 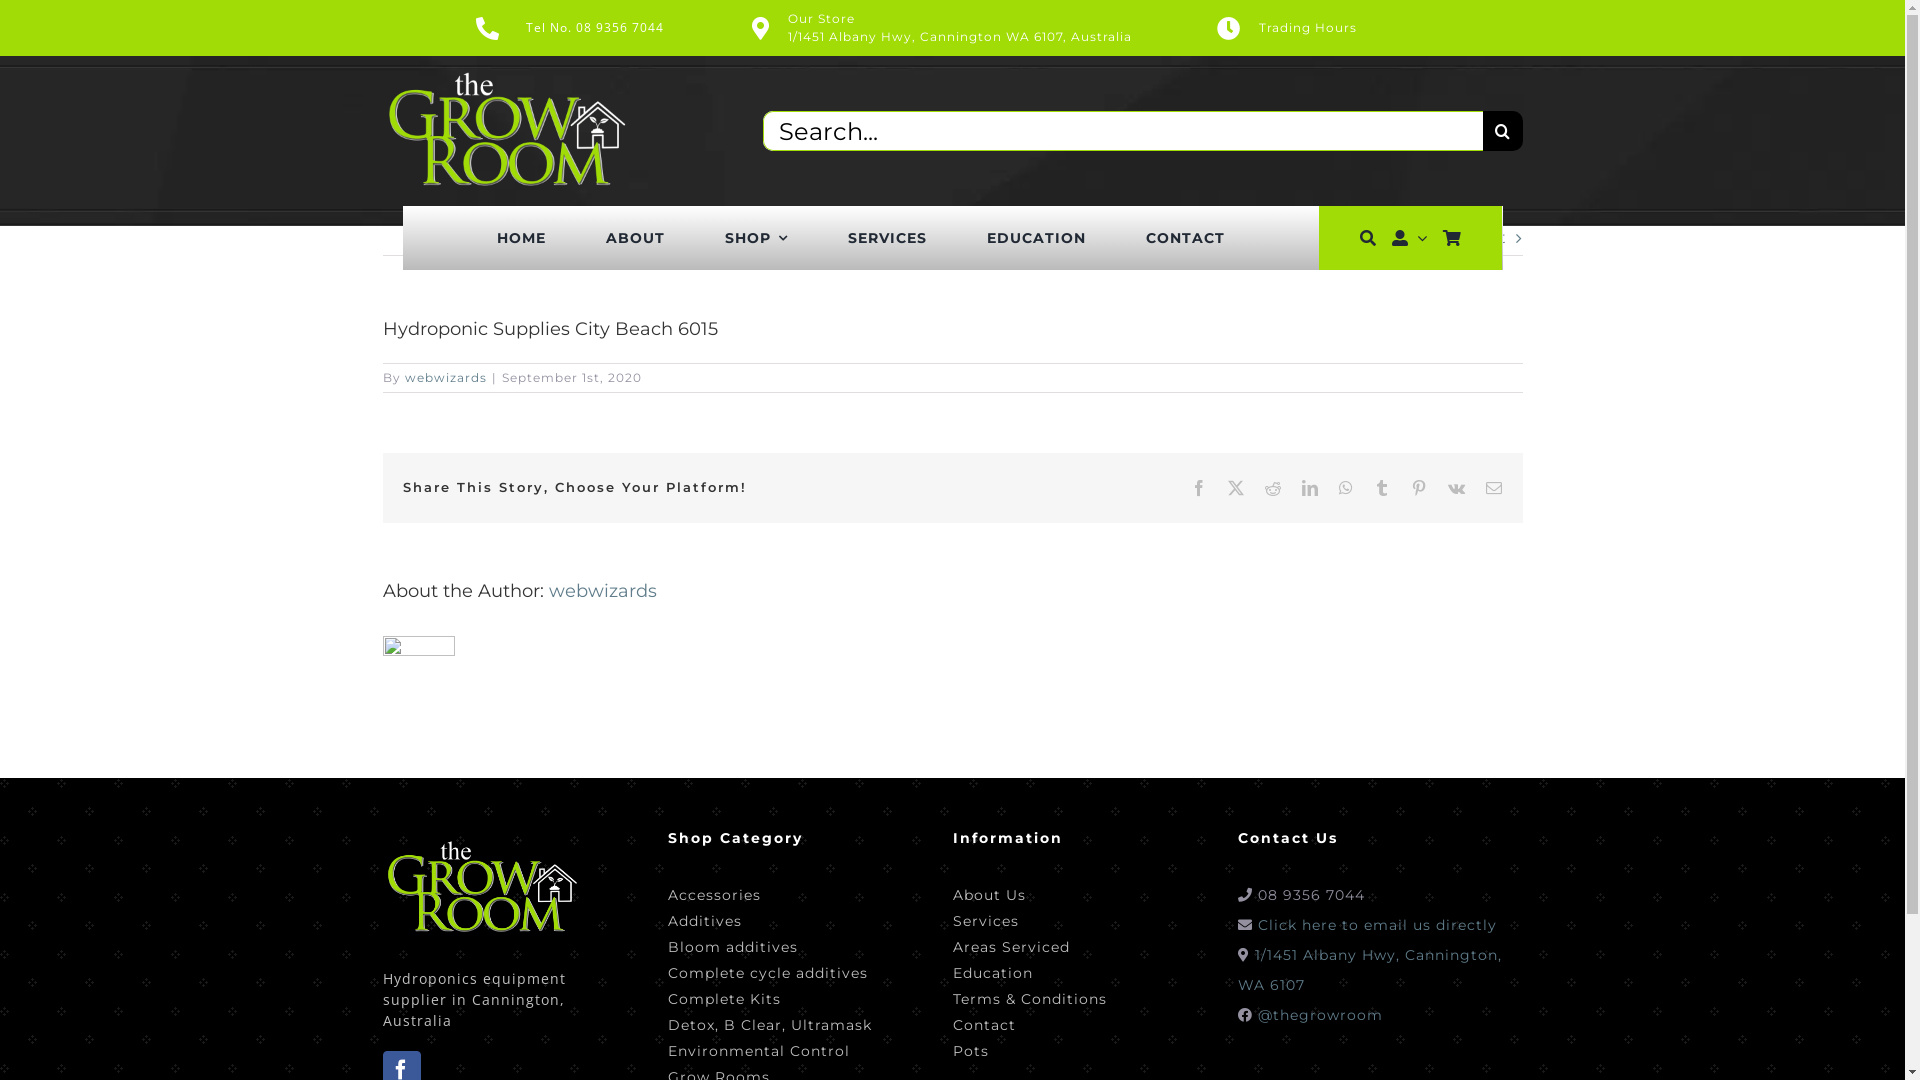 What do you see at coordinates (1457, 488) in the screenshot?
I see `'Vk'` at bounding box center [1457, 488].